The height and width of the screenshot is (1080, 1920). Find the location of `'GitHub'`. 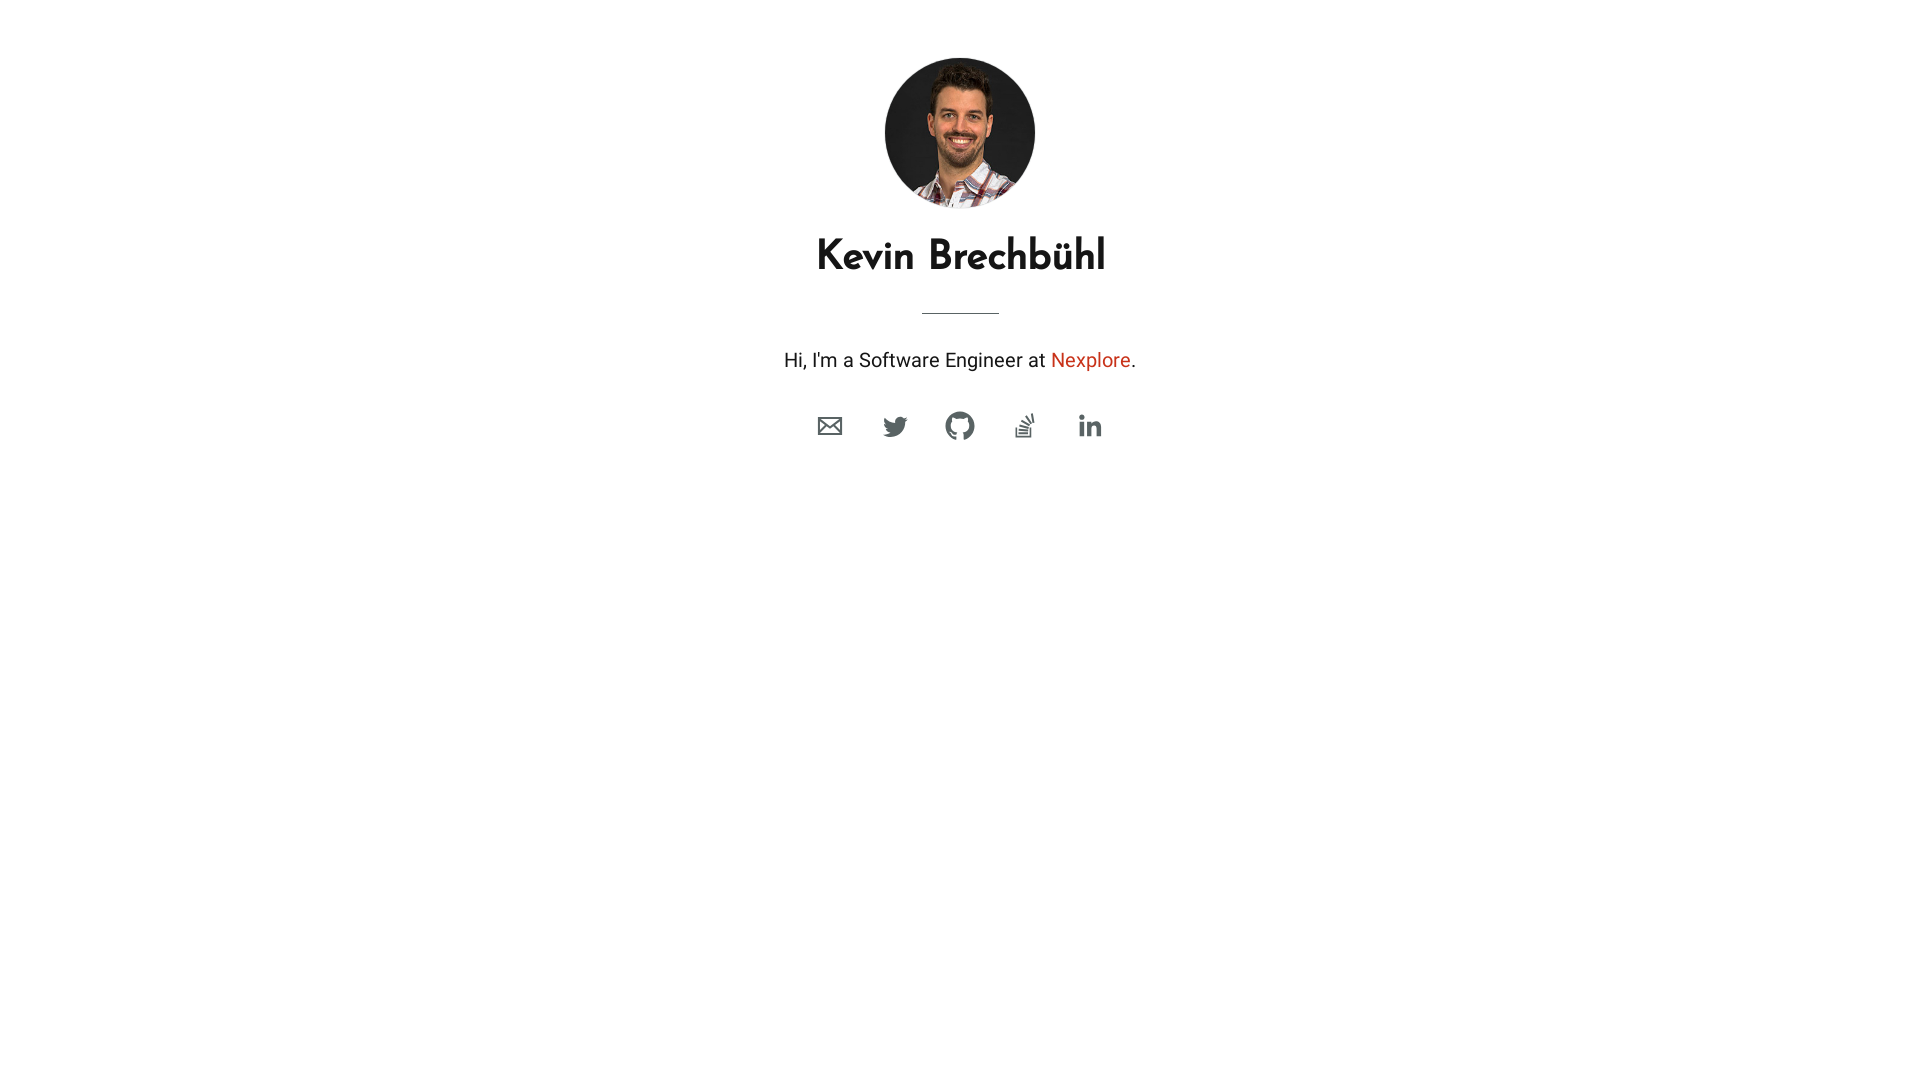

'GitHub' is located at coordinates (960, 424).